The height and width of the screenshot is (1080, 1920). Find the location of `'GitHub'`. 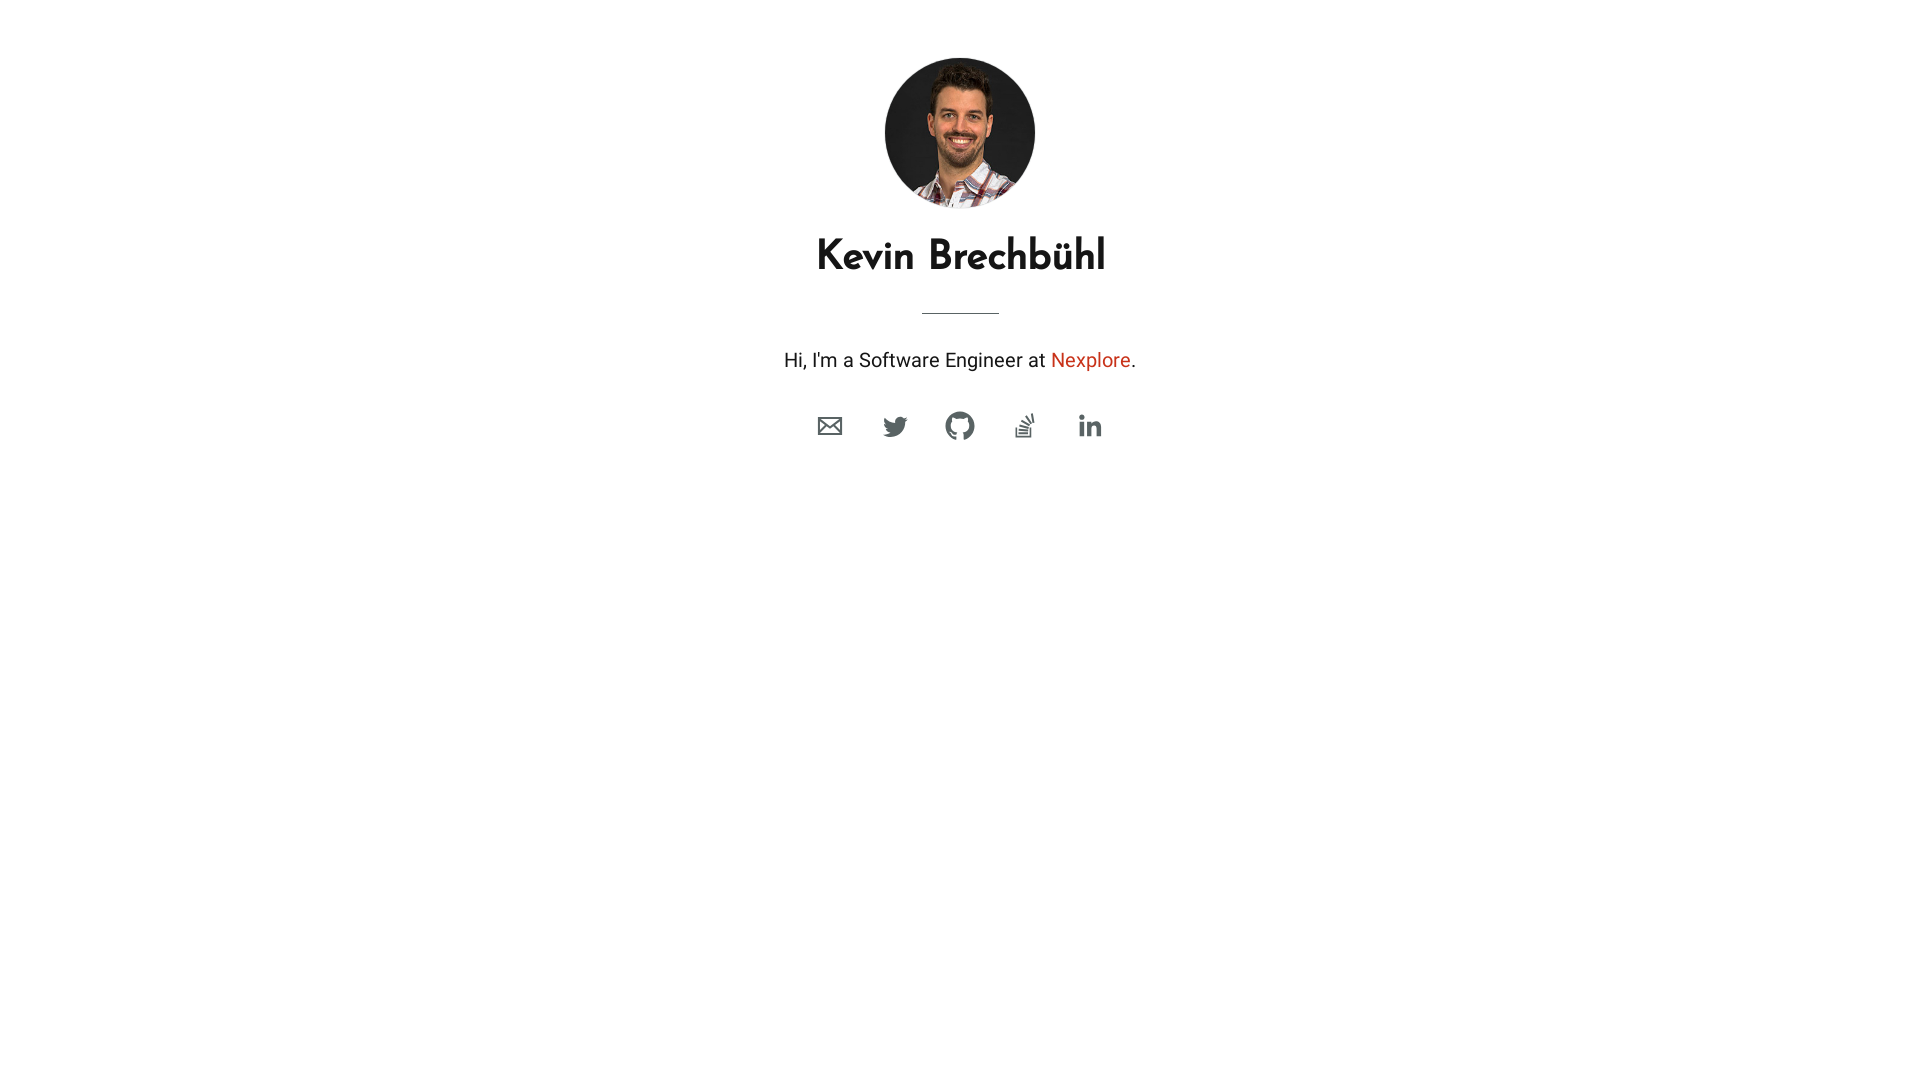

'GitHub' is located at coordinates (960, 424).